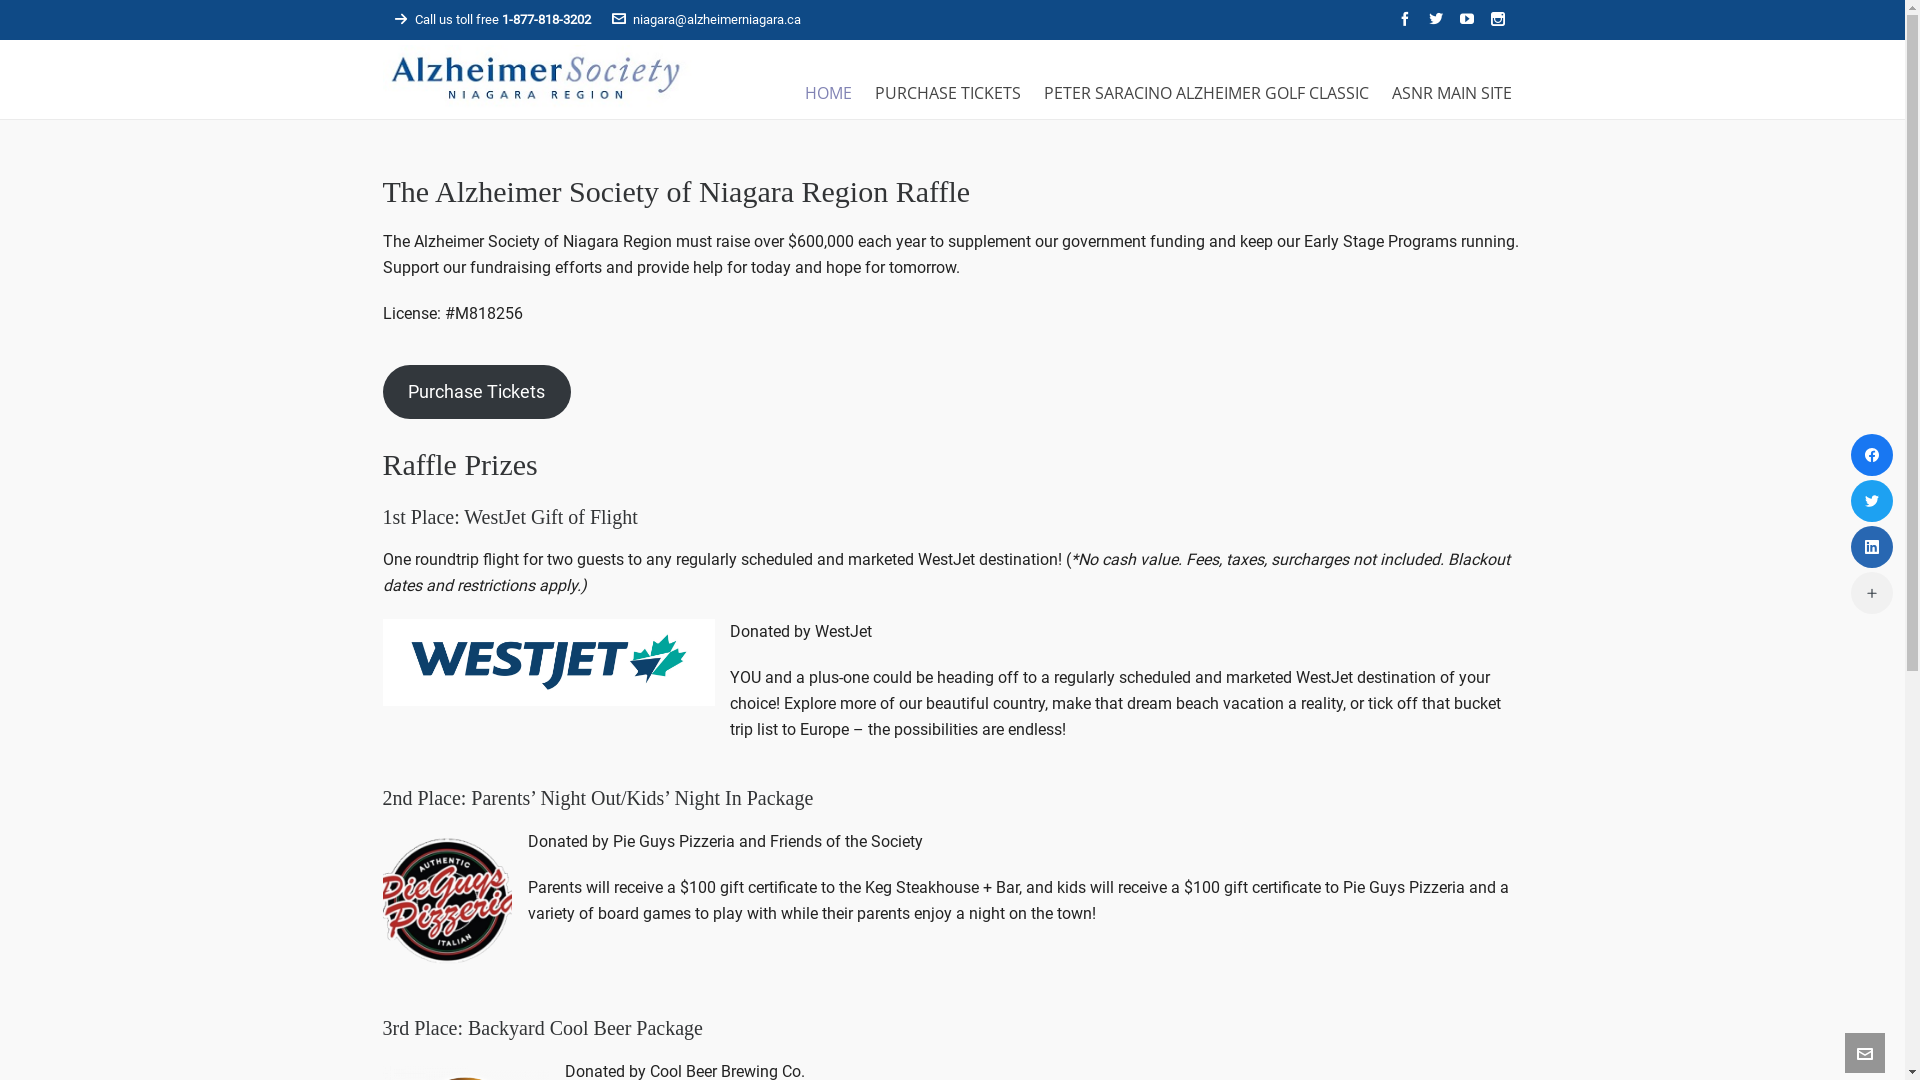  Describe the element at coordinates (864, 88) in the screenshot. I see `'PURCHASE TICKETS'` at that location.